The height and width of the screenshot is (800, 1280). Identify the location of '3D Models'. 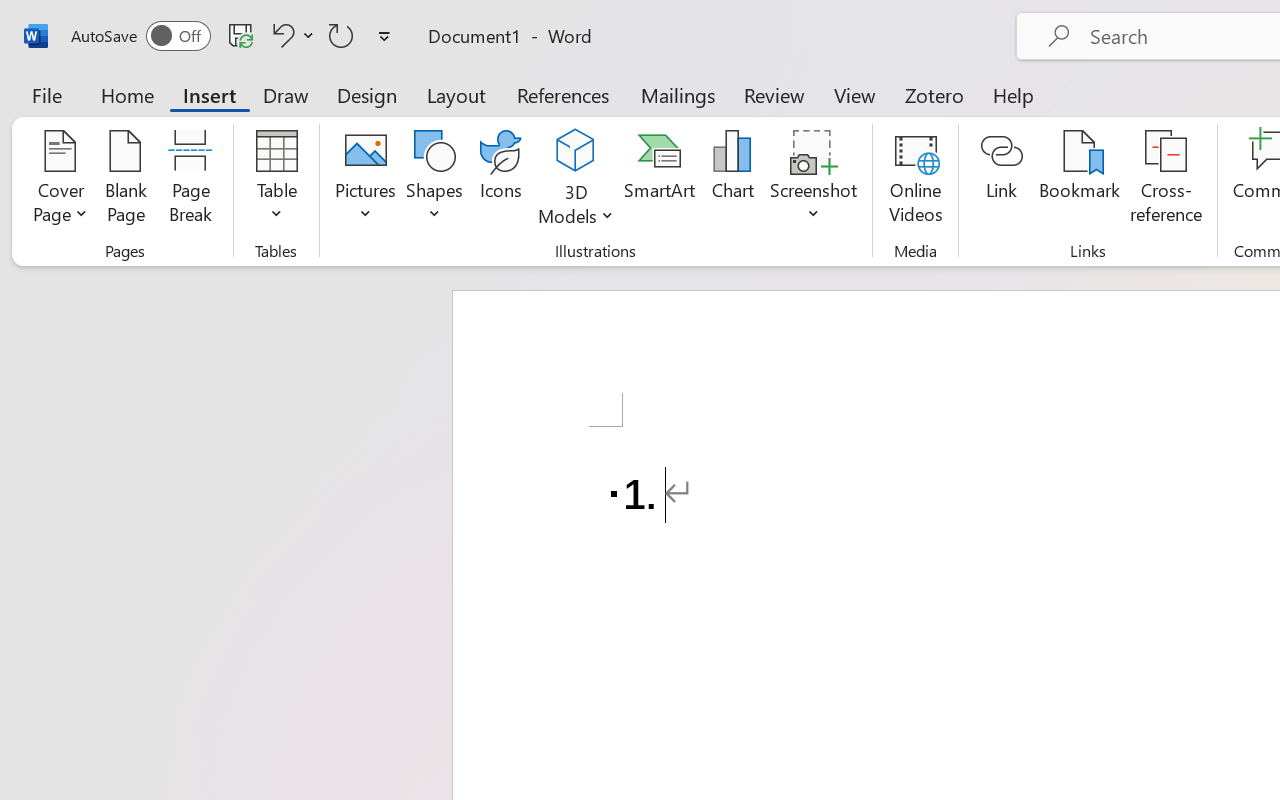
(575, 179).